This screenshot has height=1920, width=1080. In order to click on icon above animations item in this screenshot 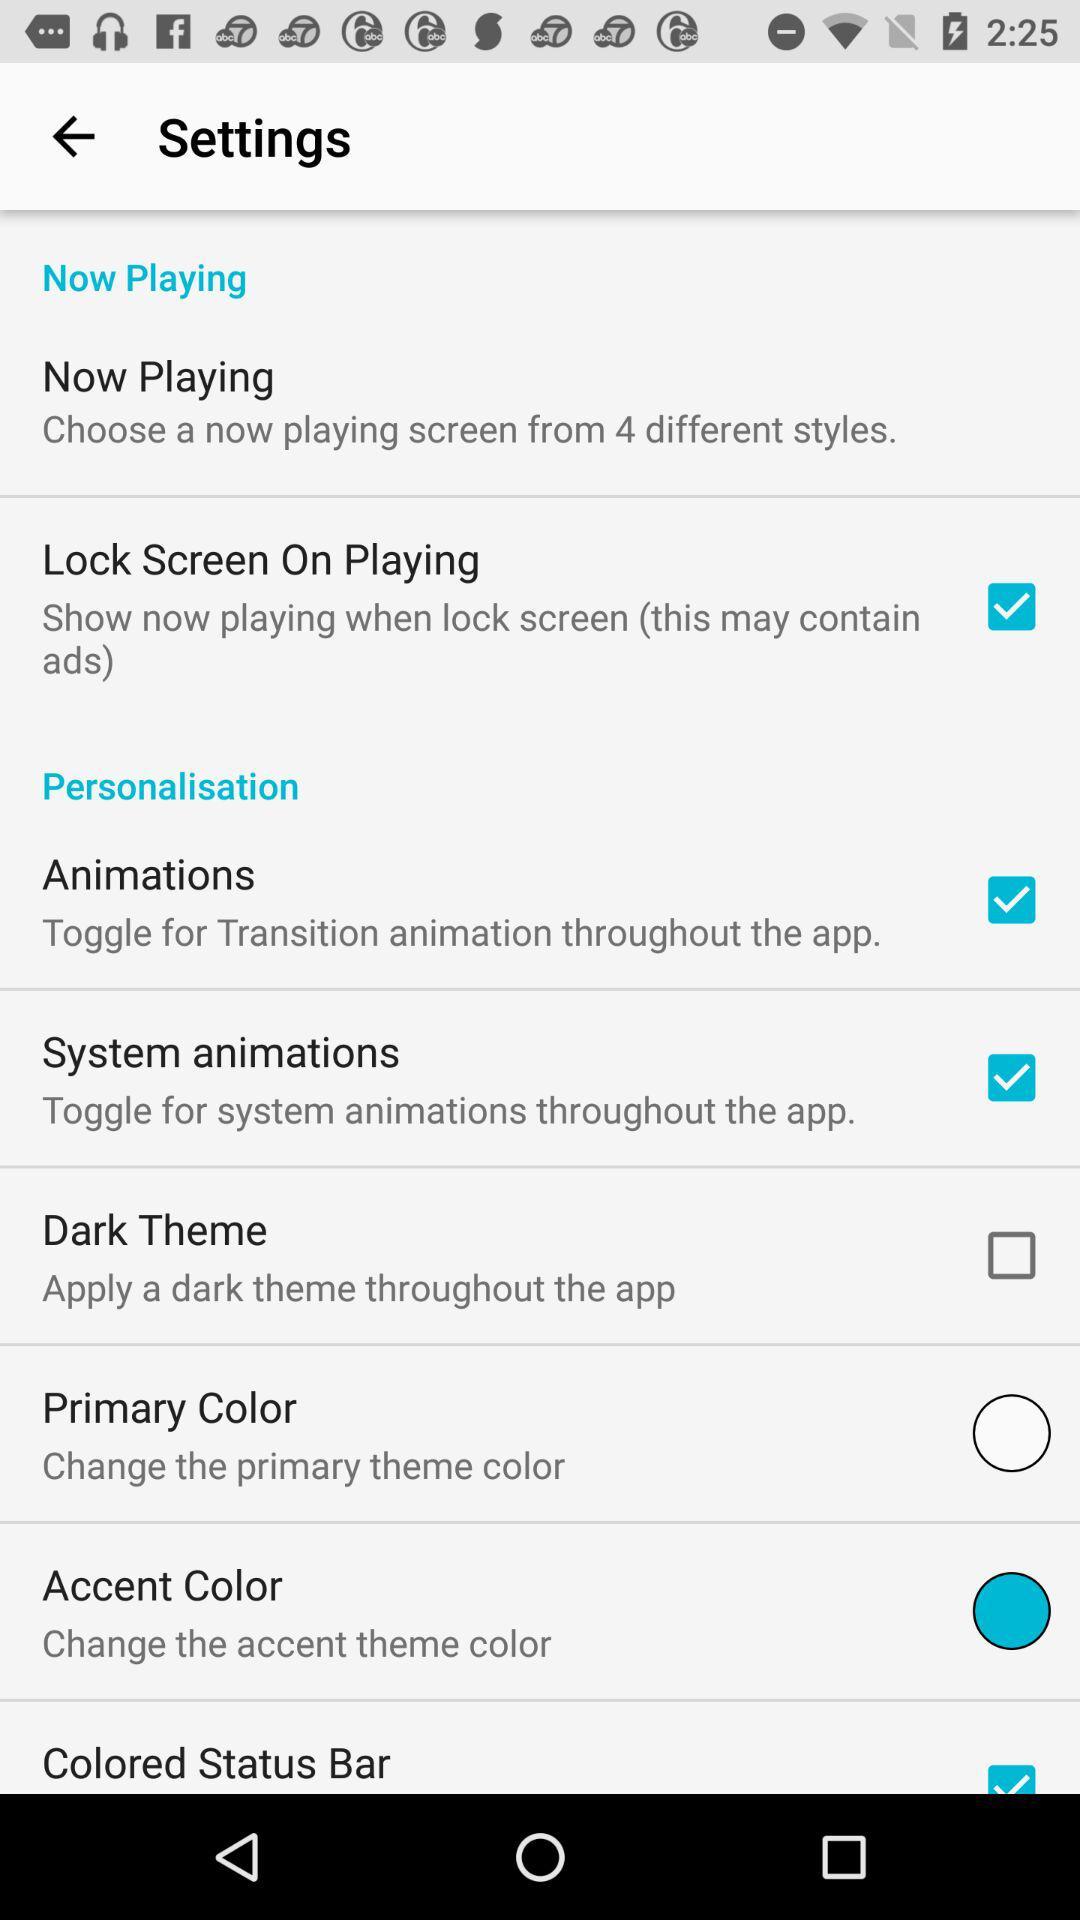, I will do `click(540, 763)`.